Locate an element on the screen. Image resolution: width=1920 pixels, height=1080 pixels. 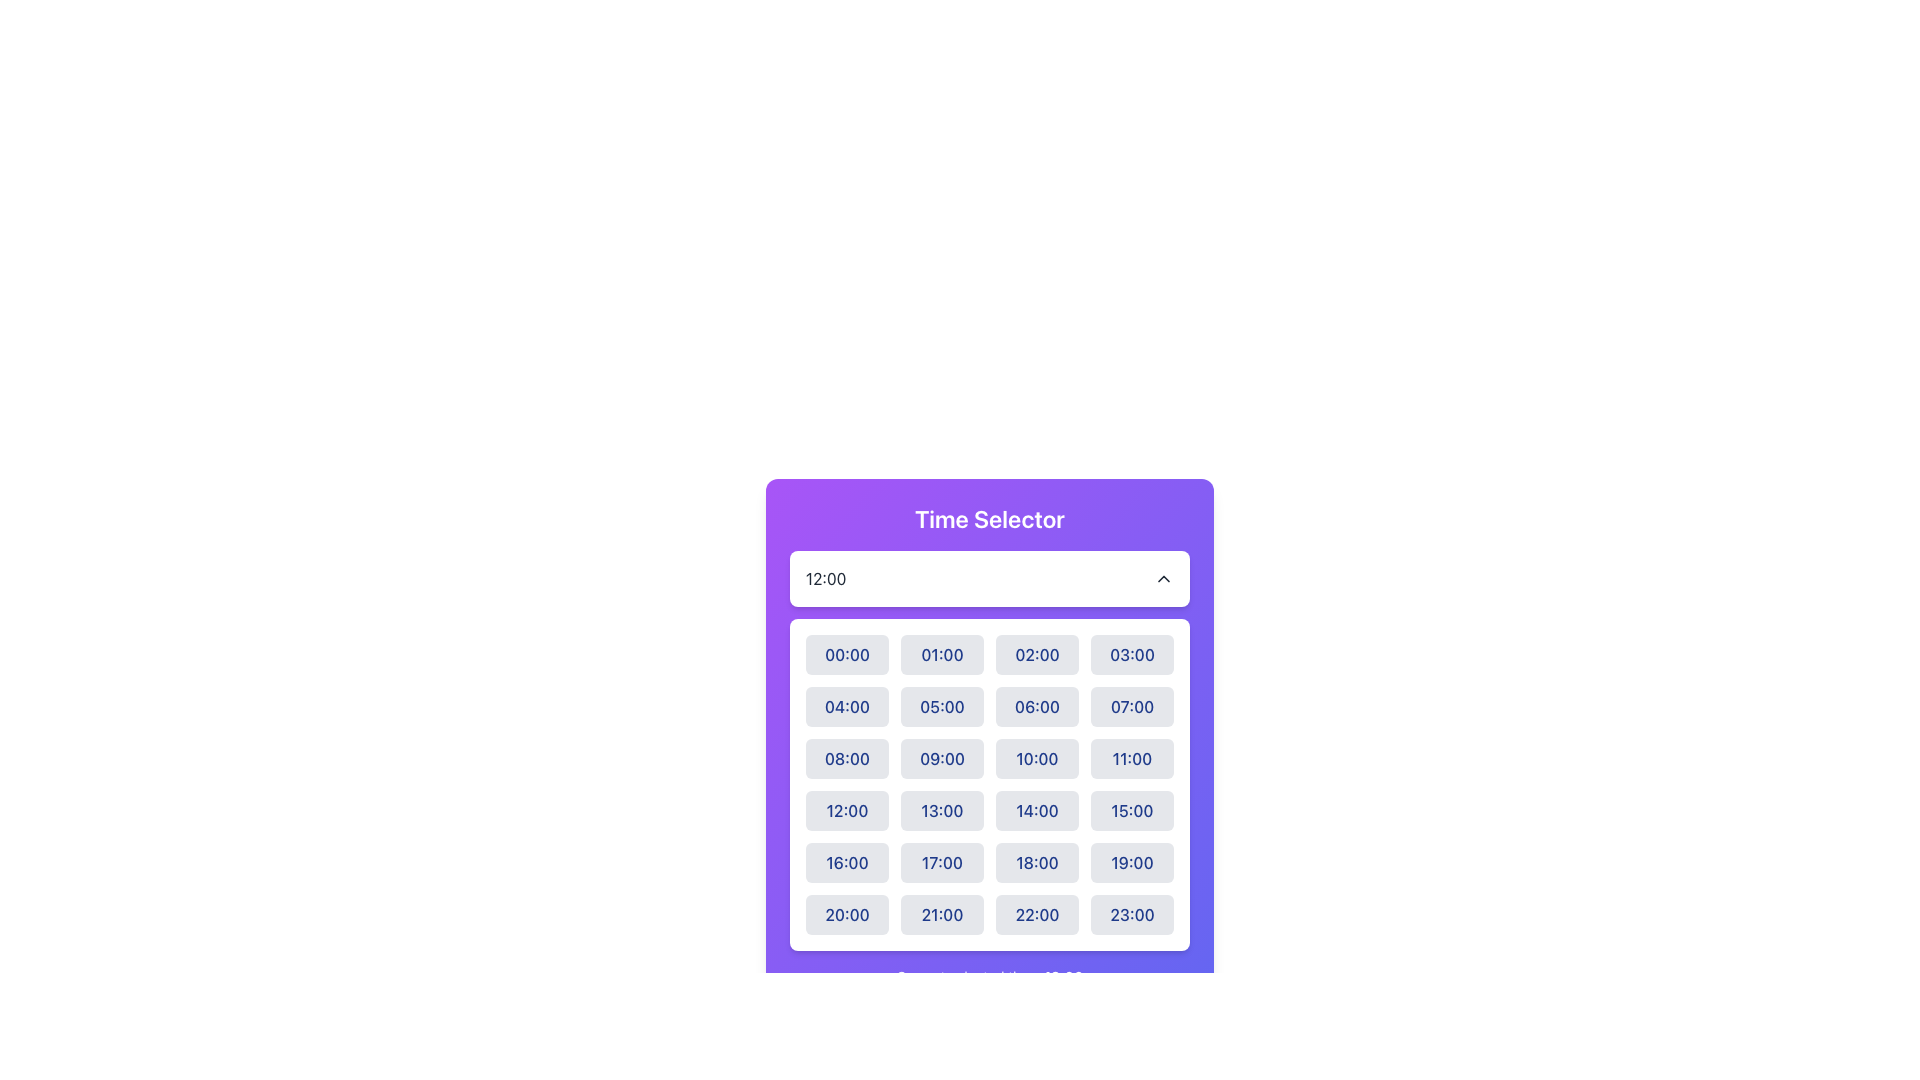
the selection button for the time '21:00' is located at coordinates (941, 914).